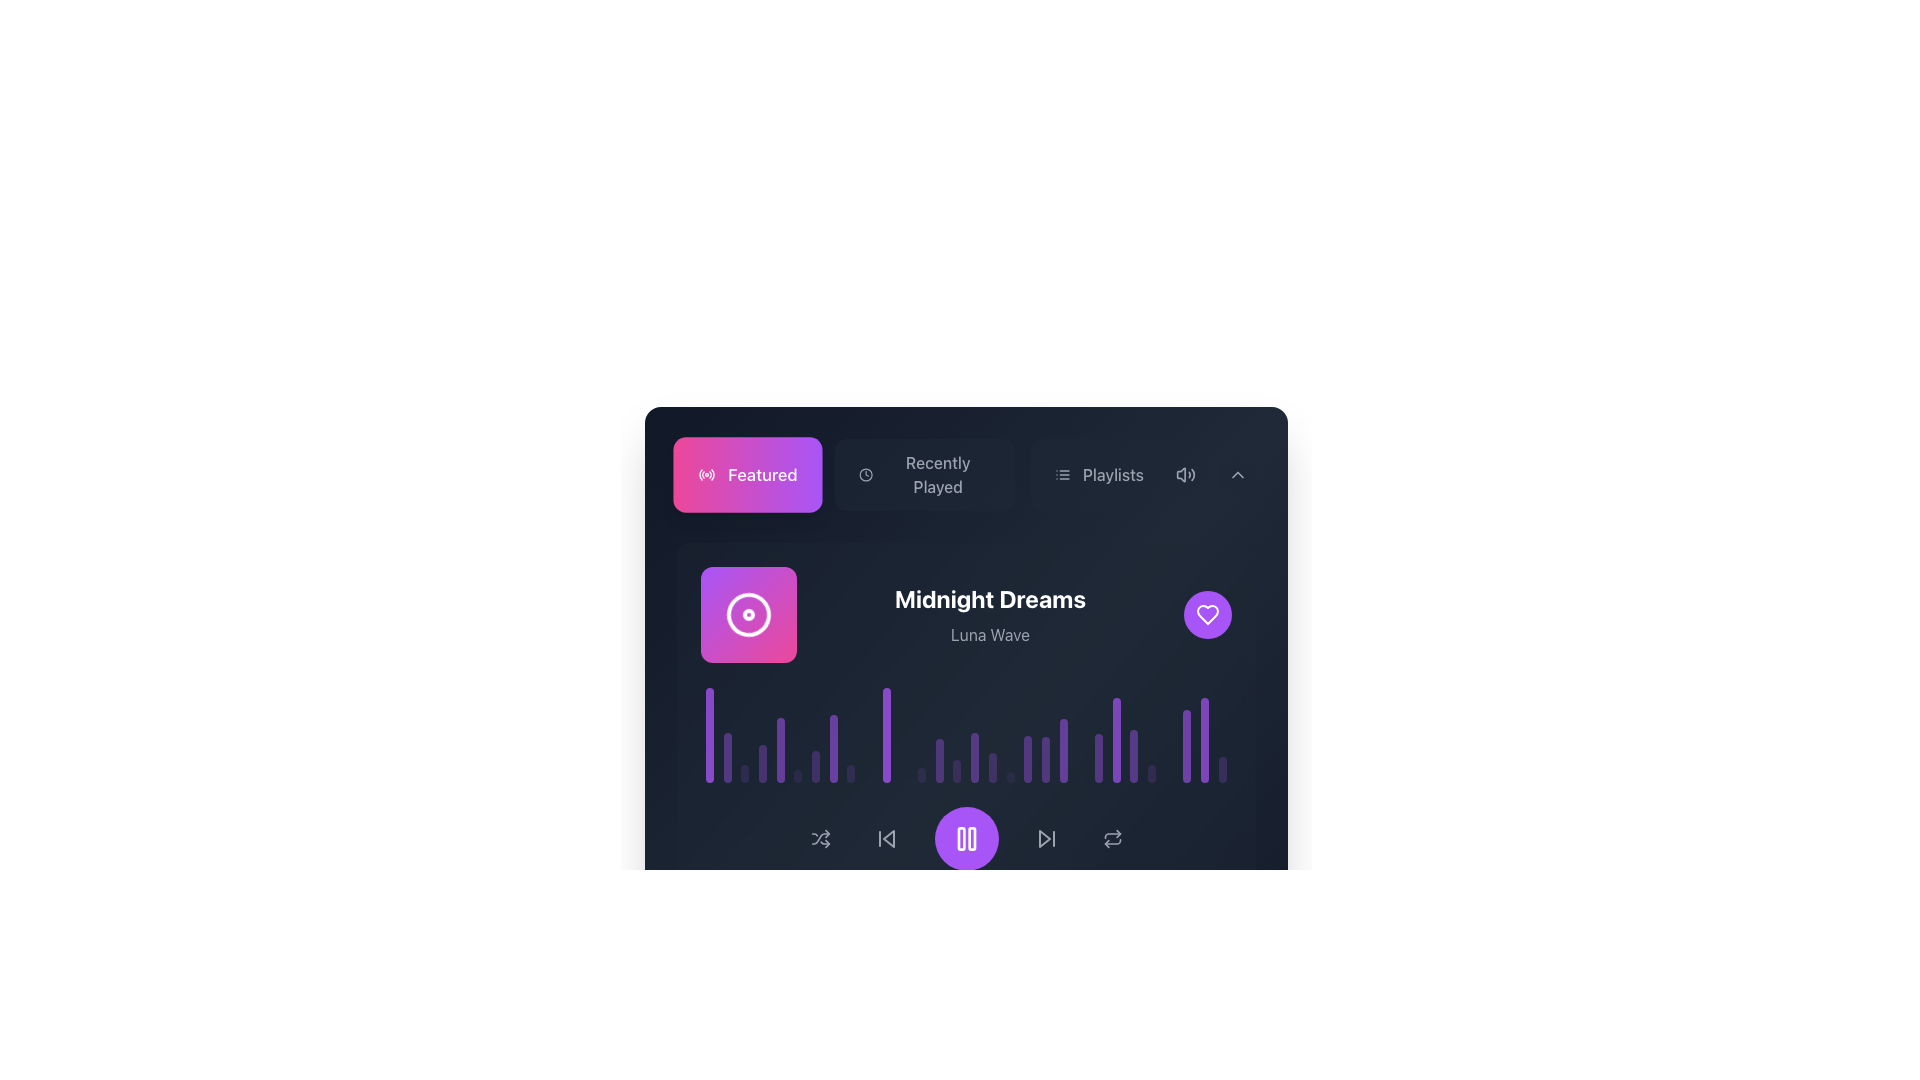 The height and width of the screenshot is (1080, 1920). What do you see at coordinates (851, 773) in the screenshot?
I see `the ninth graphical bar representing audio levels or playback progress in the application interface` at bounding box center [851, 773].